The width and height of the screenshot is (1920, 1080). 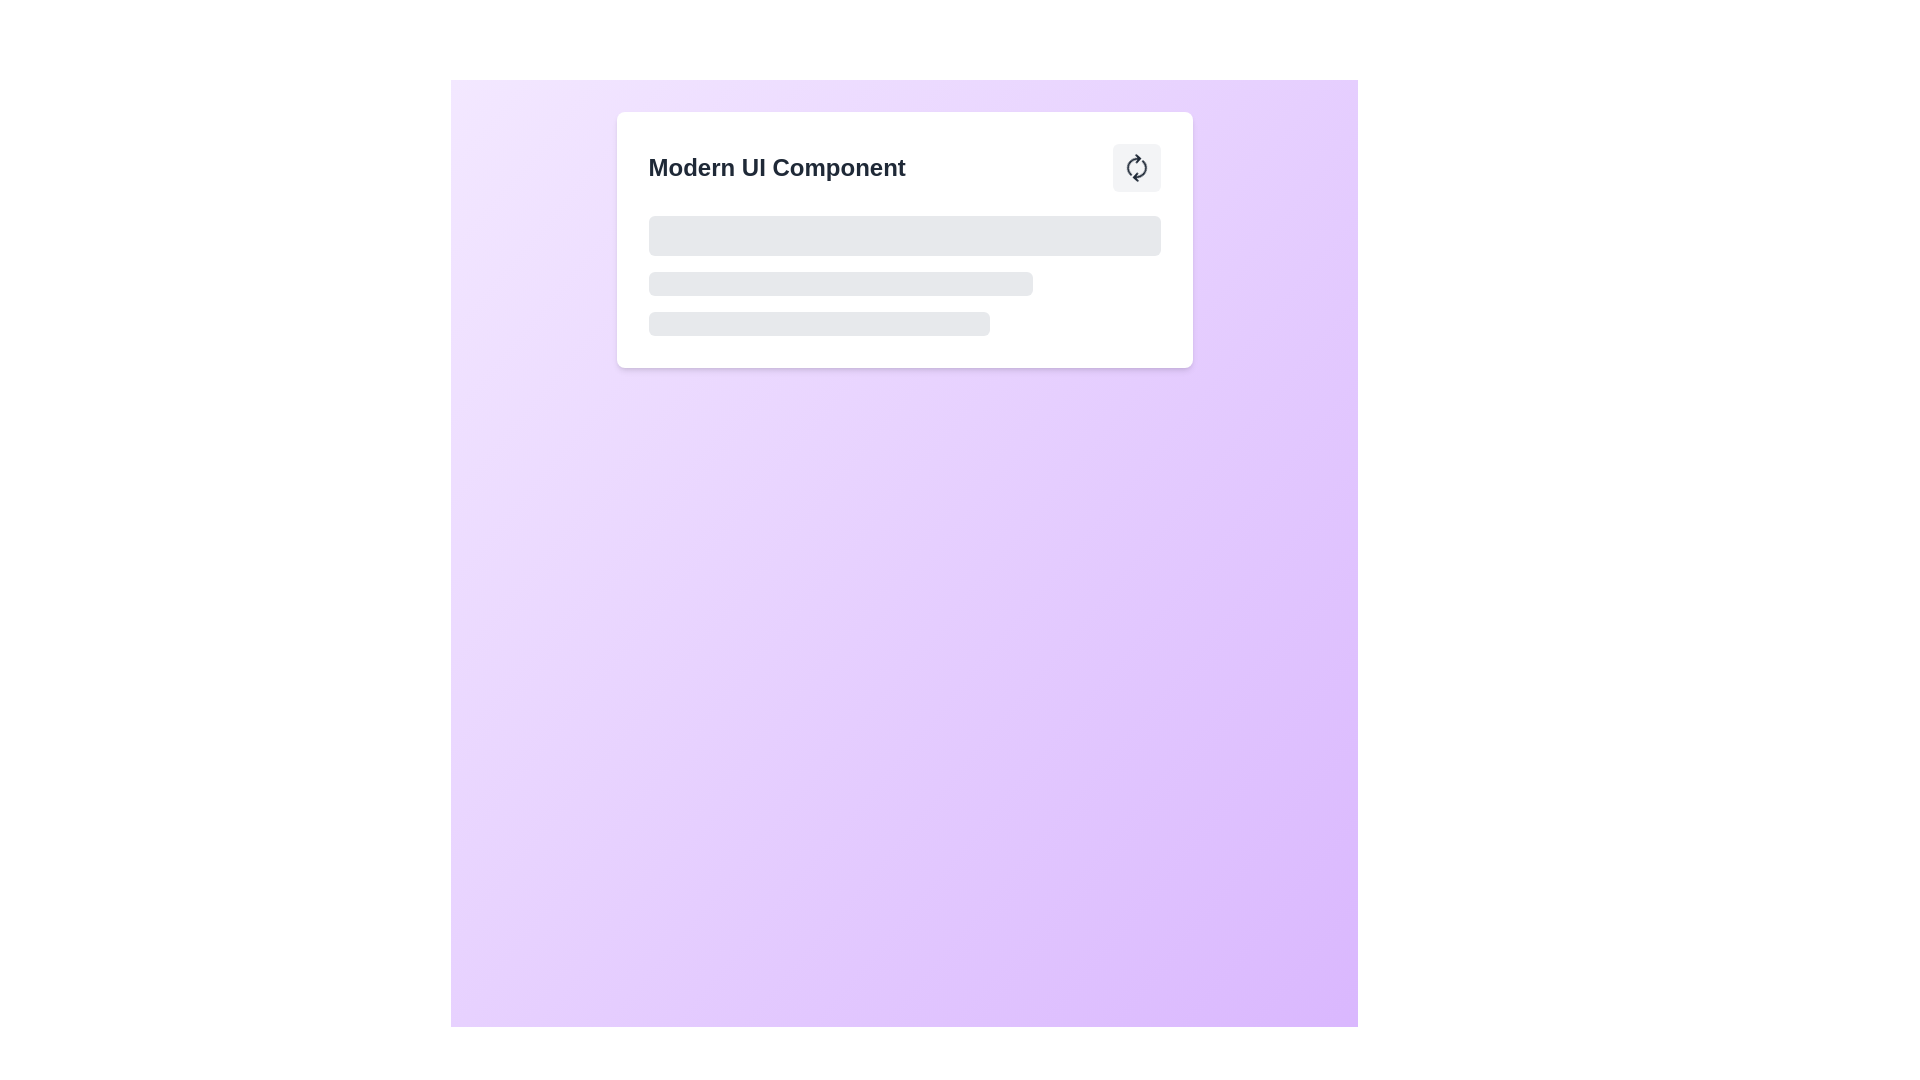 I want to click on the circular refresh button with spinning arrows in the top-right region of the 'Modern UI Component', so click(x=1136, y=167).